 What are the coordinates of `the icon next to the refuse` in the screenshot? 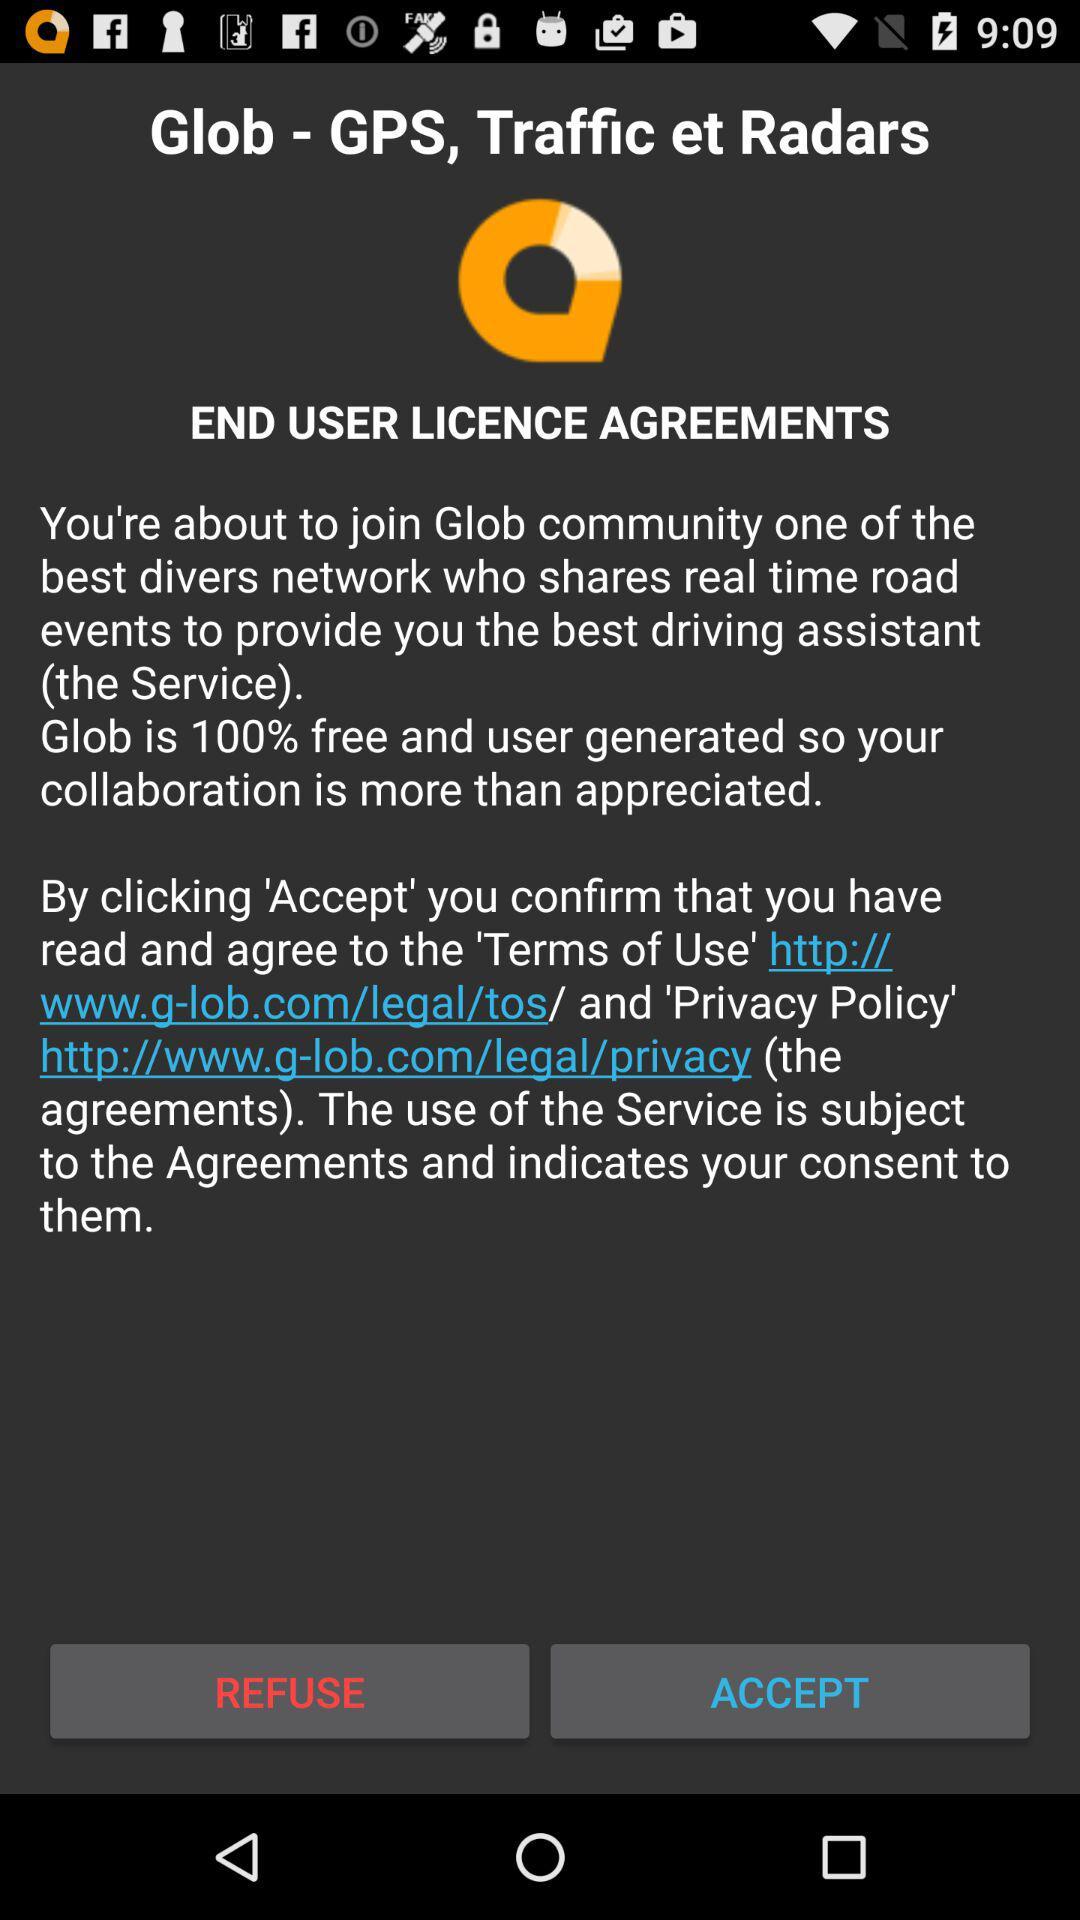 It's located at (789, 1690).